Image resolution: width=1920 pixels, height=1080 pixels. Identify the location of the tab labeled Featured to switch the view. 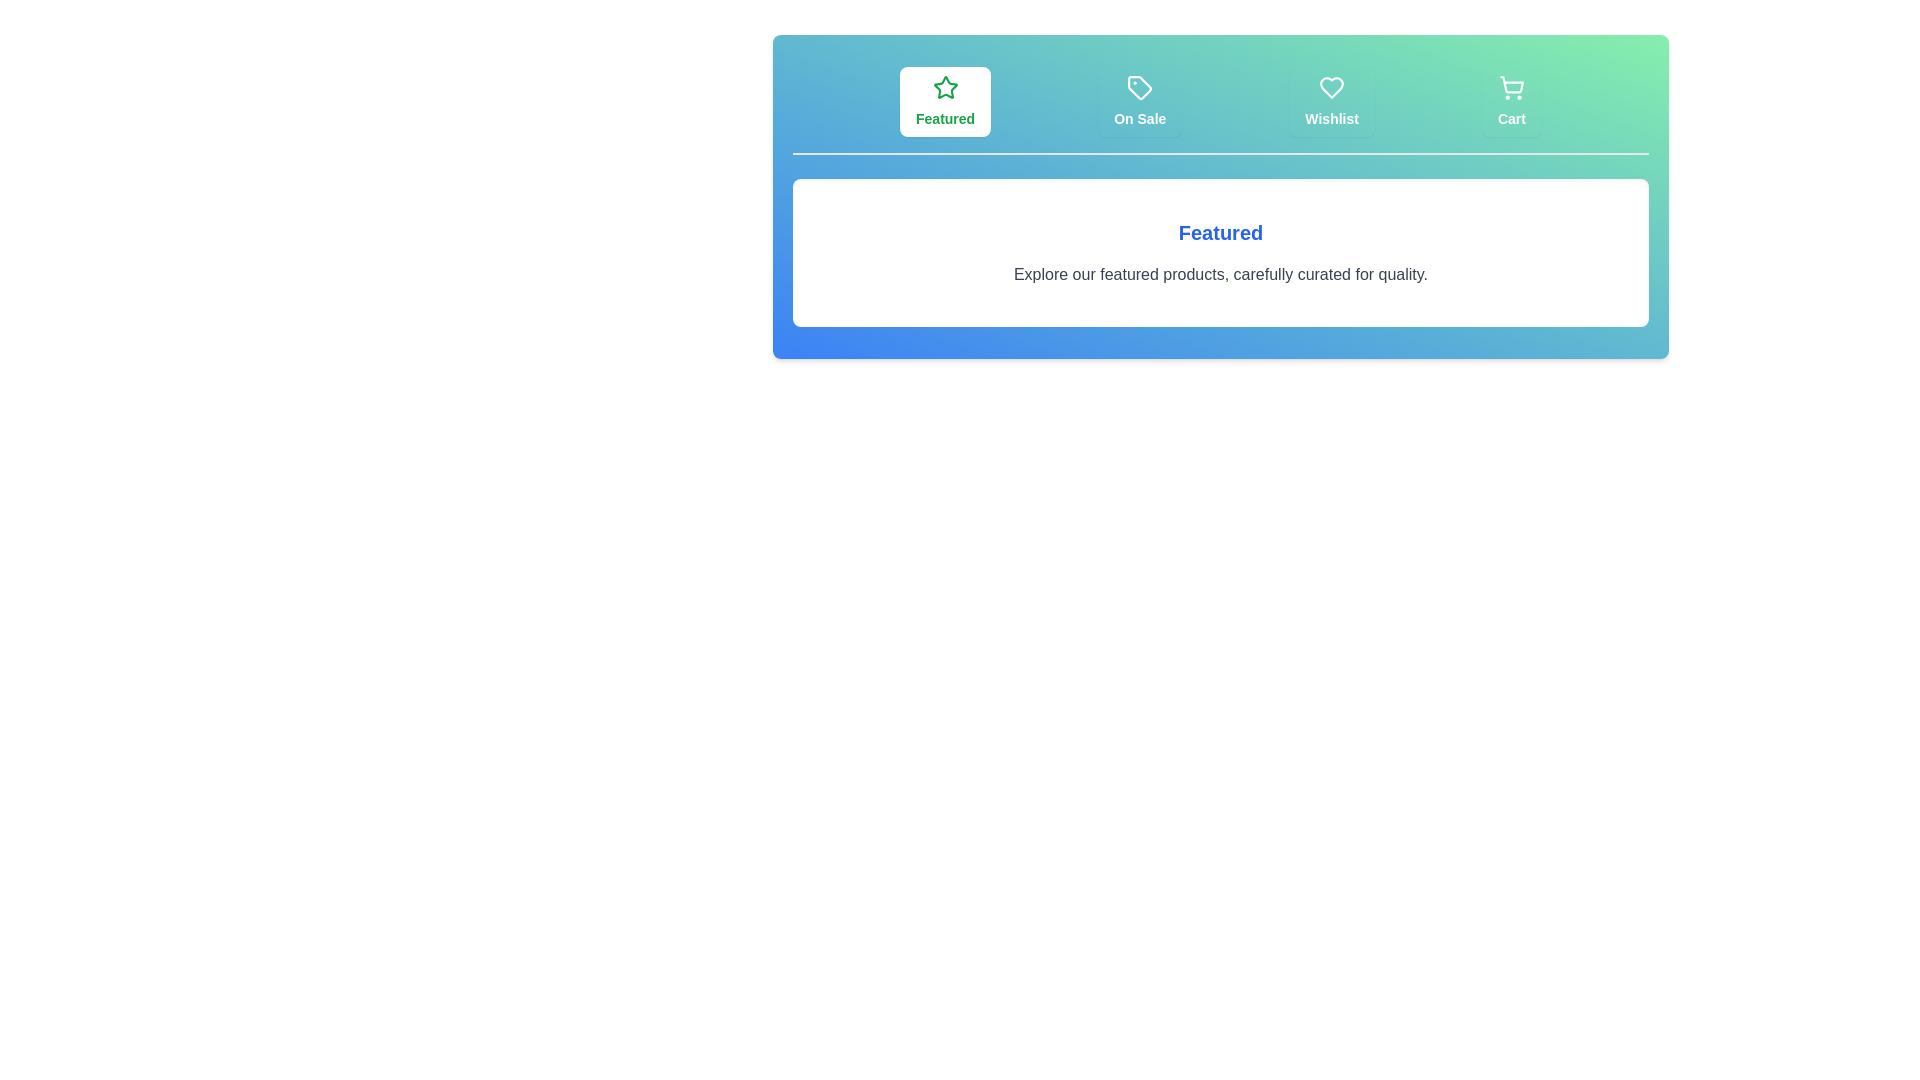
(944, 101).